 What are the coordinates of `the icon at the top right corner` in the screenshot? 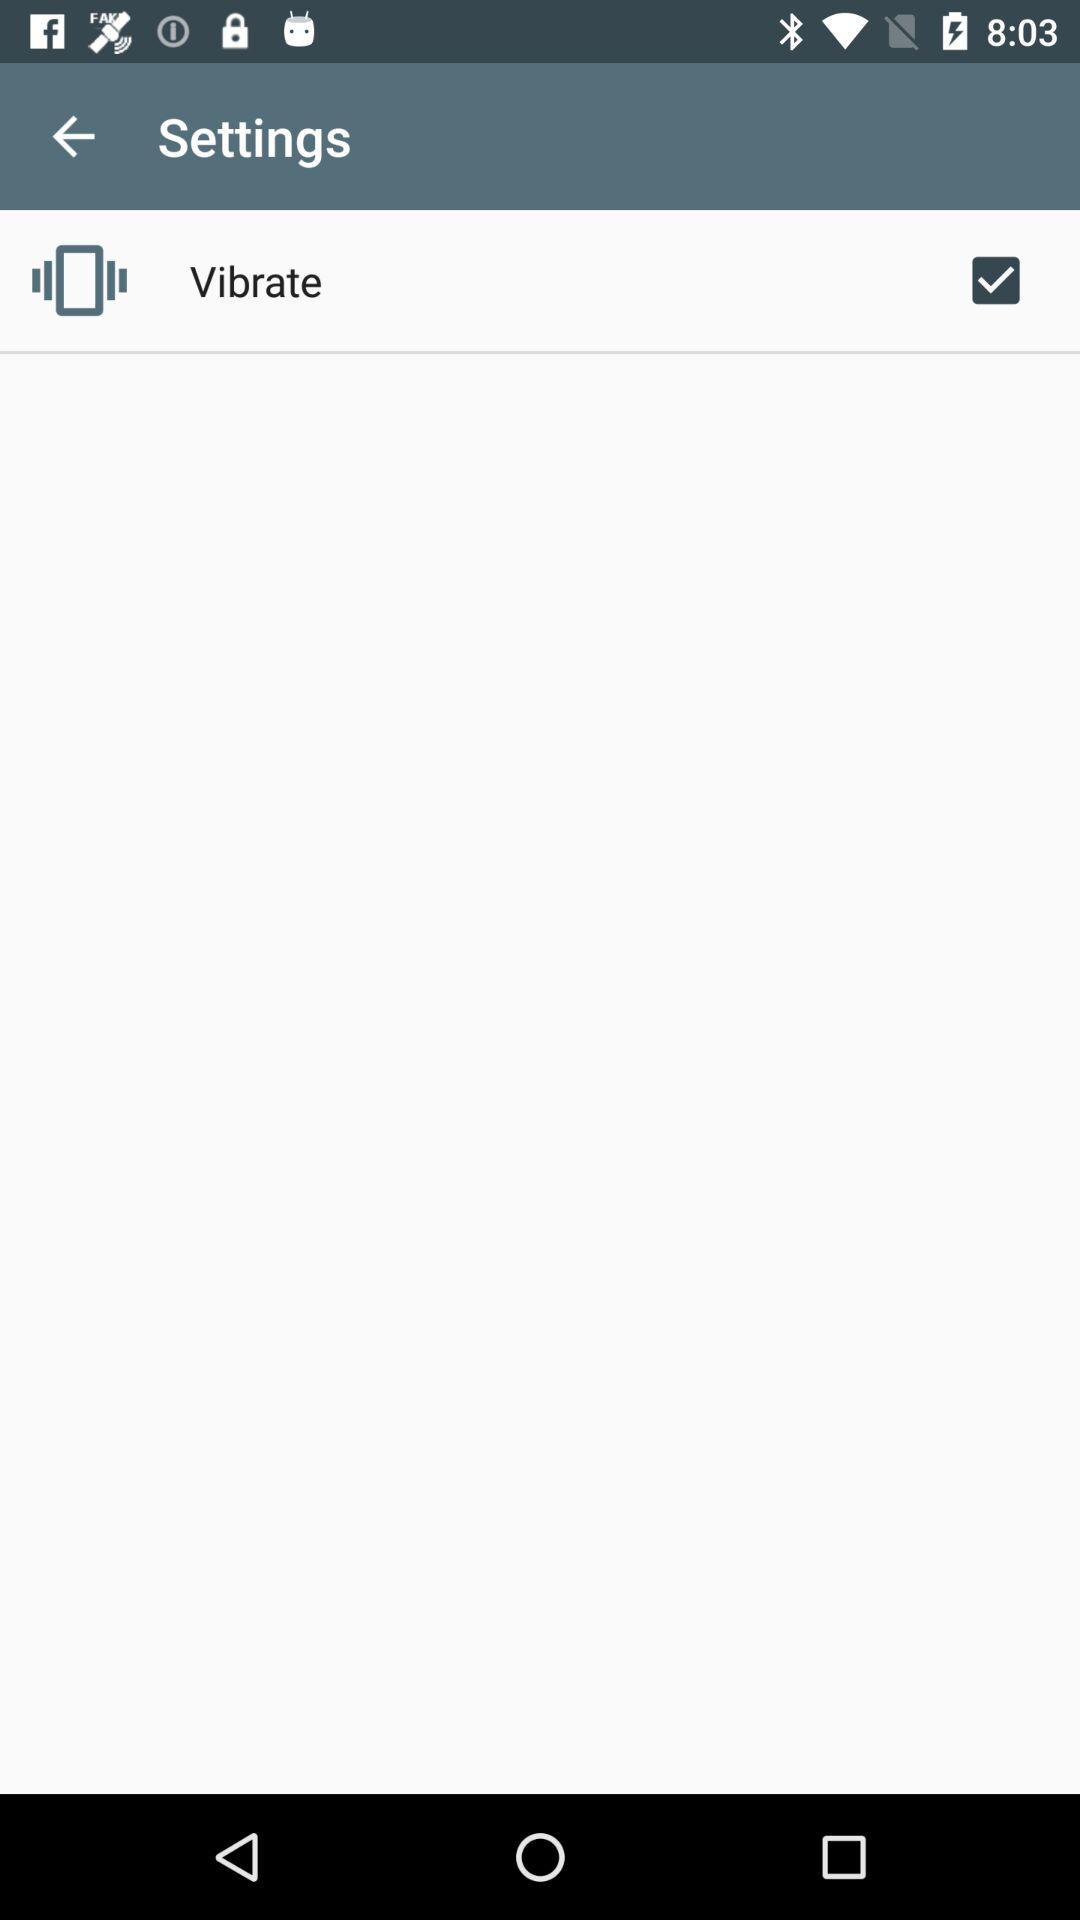 It's located at (995, 279).